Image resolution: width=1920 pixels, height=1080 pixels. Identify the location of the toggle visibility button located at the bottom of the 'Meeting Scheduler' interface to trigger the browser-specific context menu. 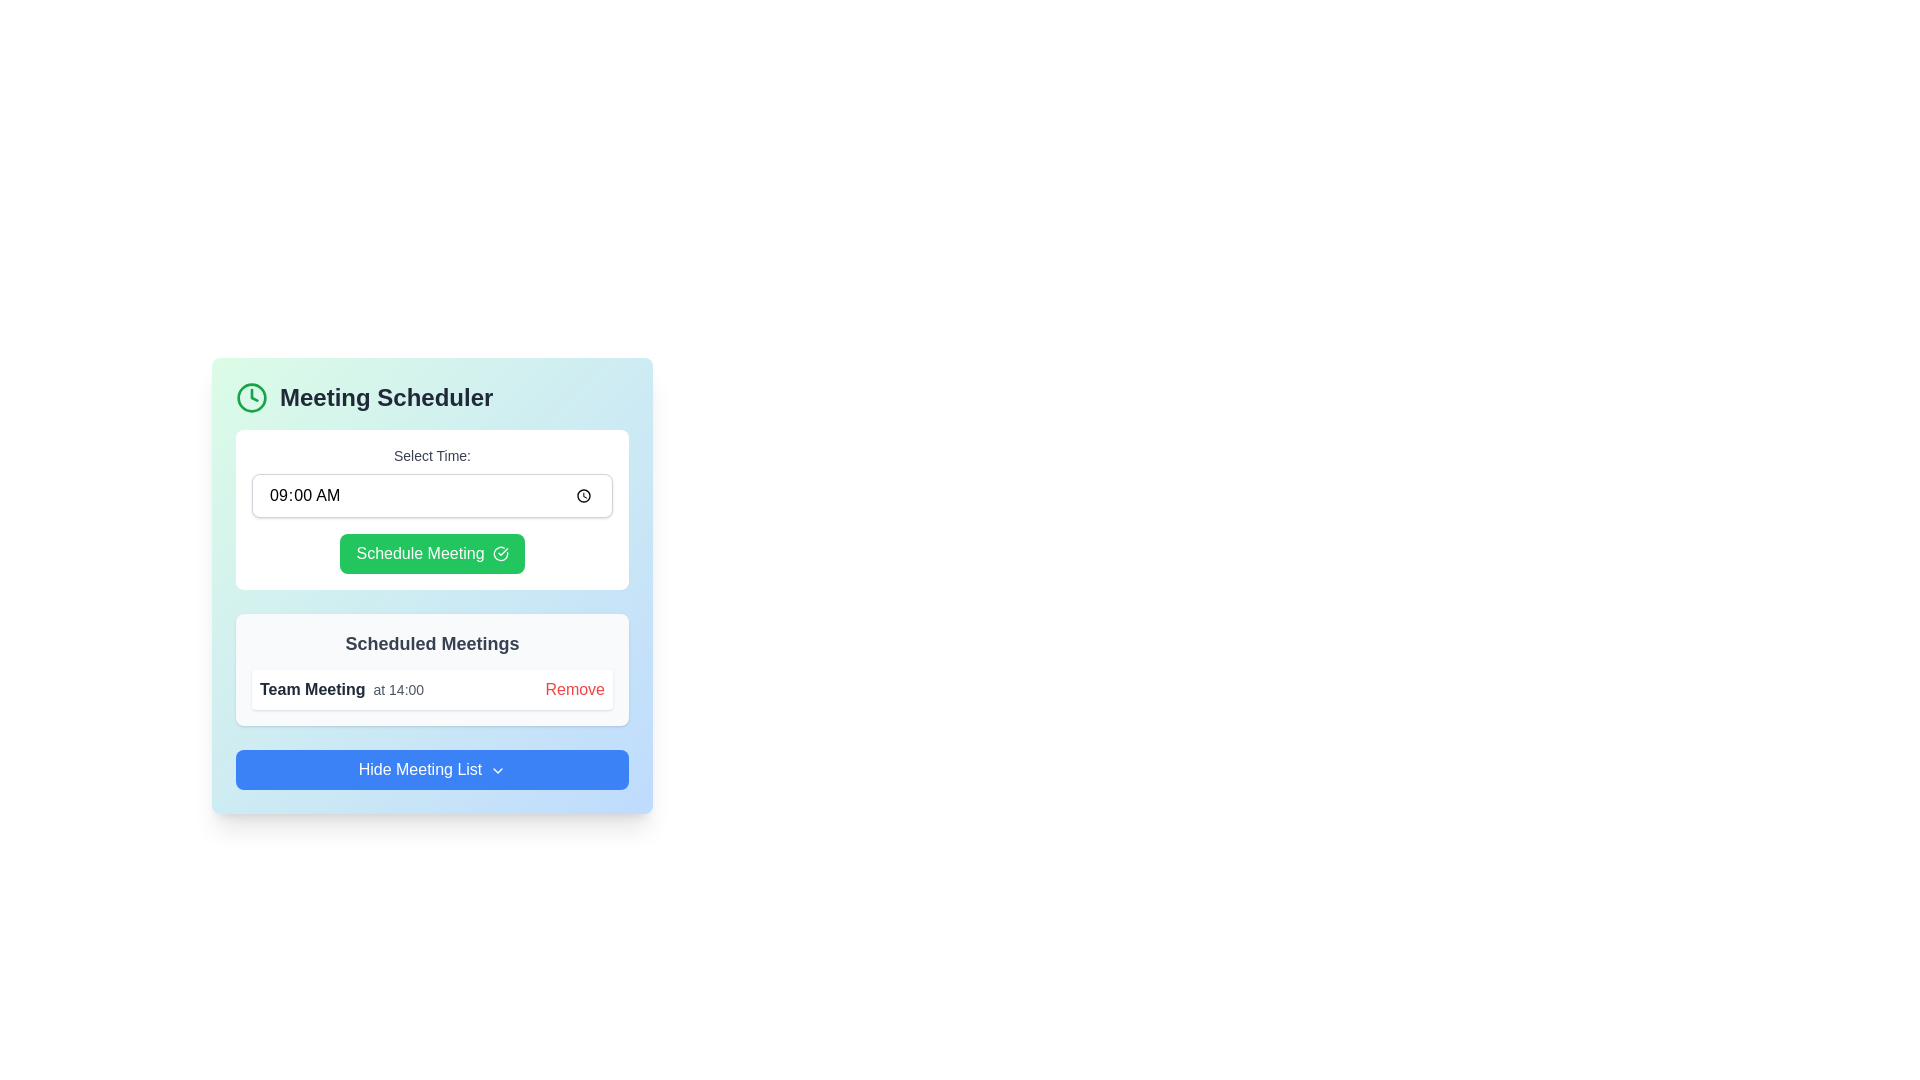
(431, 769).